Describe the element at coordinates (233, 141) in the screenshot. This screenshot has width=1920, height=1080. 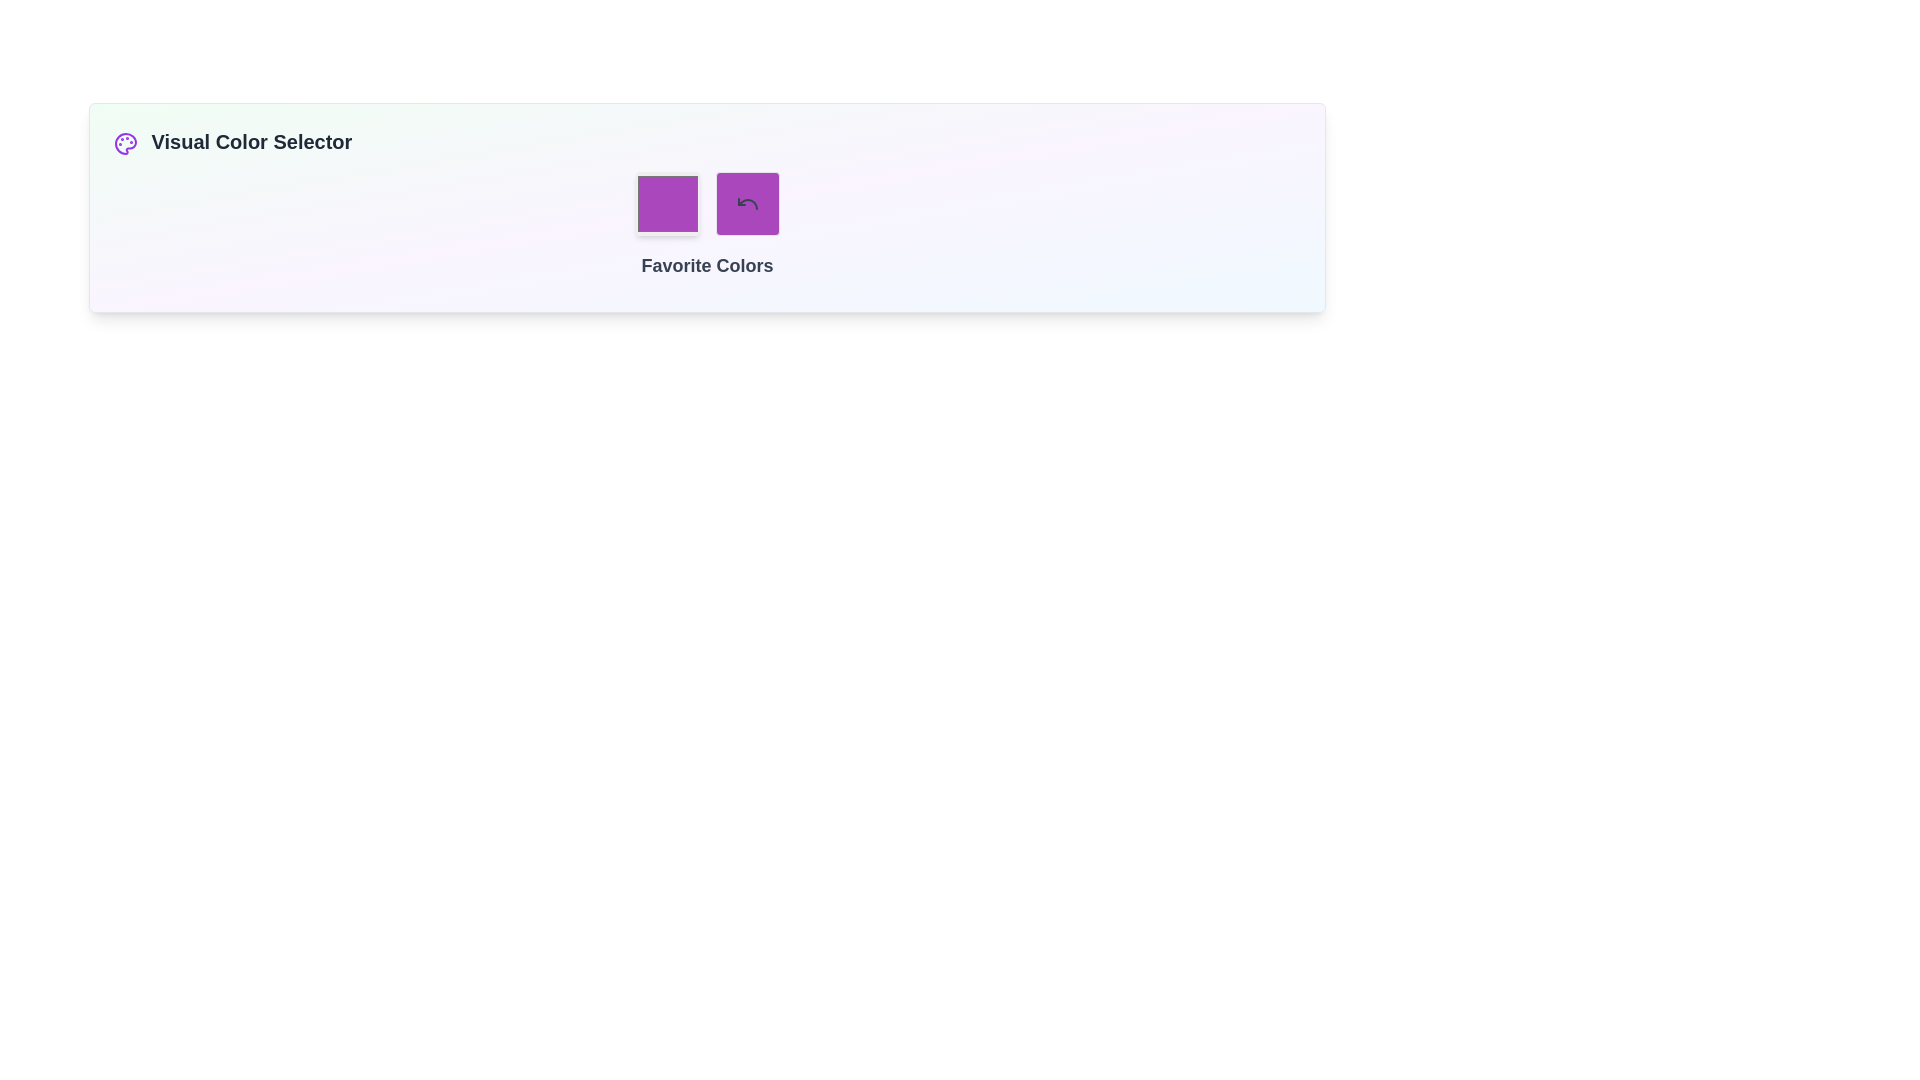
I see `the Text Label stating 'Visual Color Selector', which is styled in a bold, large font and positioned to the left of a palette icon at the top of the interface` at that location.